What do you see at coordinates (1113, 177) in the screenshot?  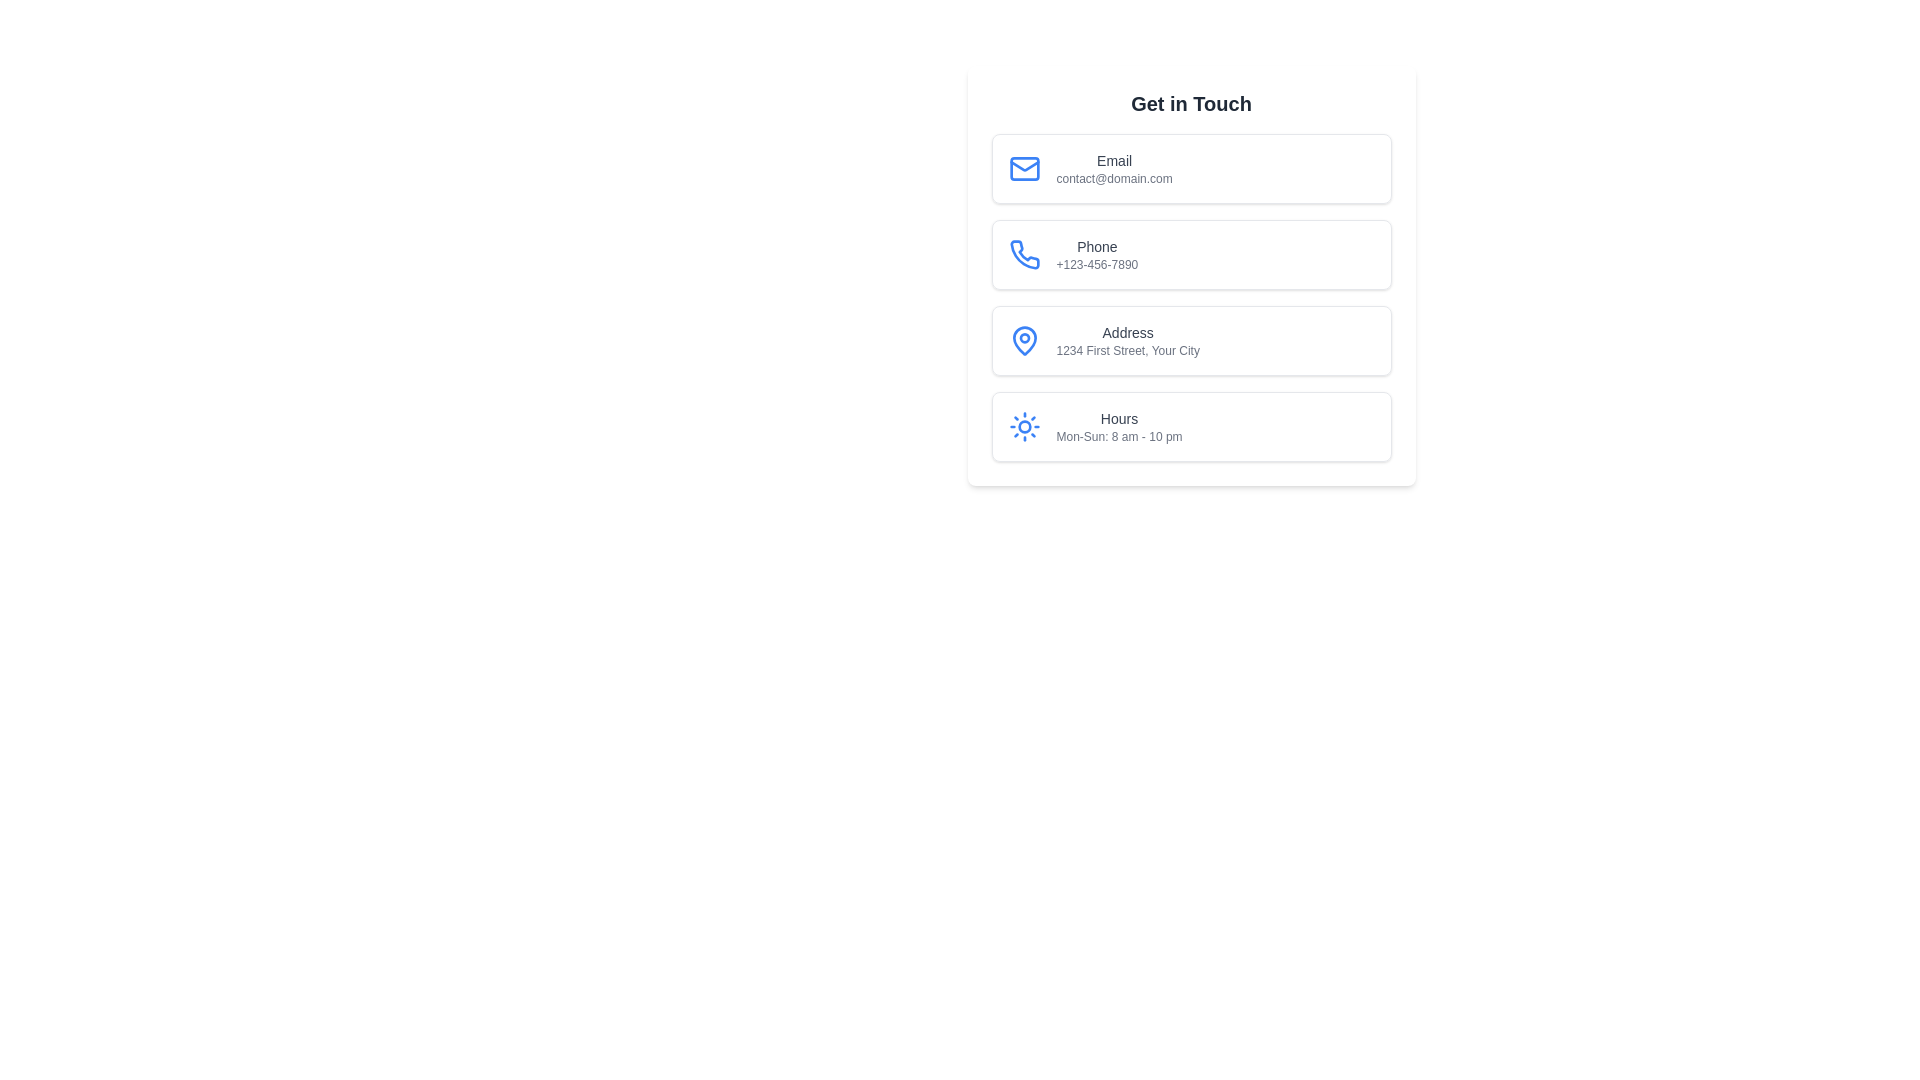 I see `the static text element that displays the email address for contacting the entity, located in the 'Email' section of the contact panel, aligned below the 'Email' label` at bounding box center [1113, 177].